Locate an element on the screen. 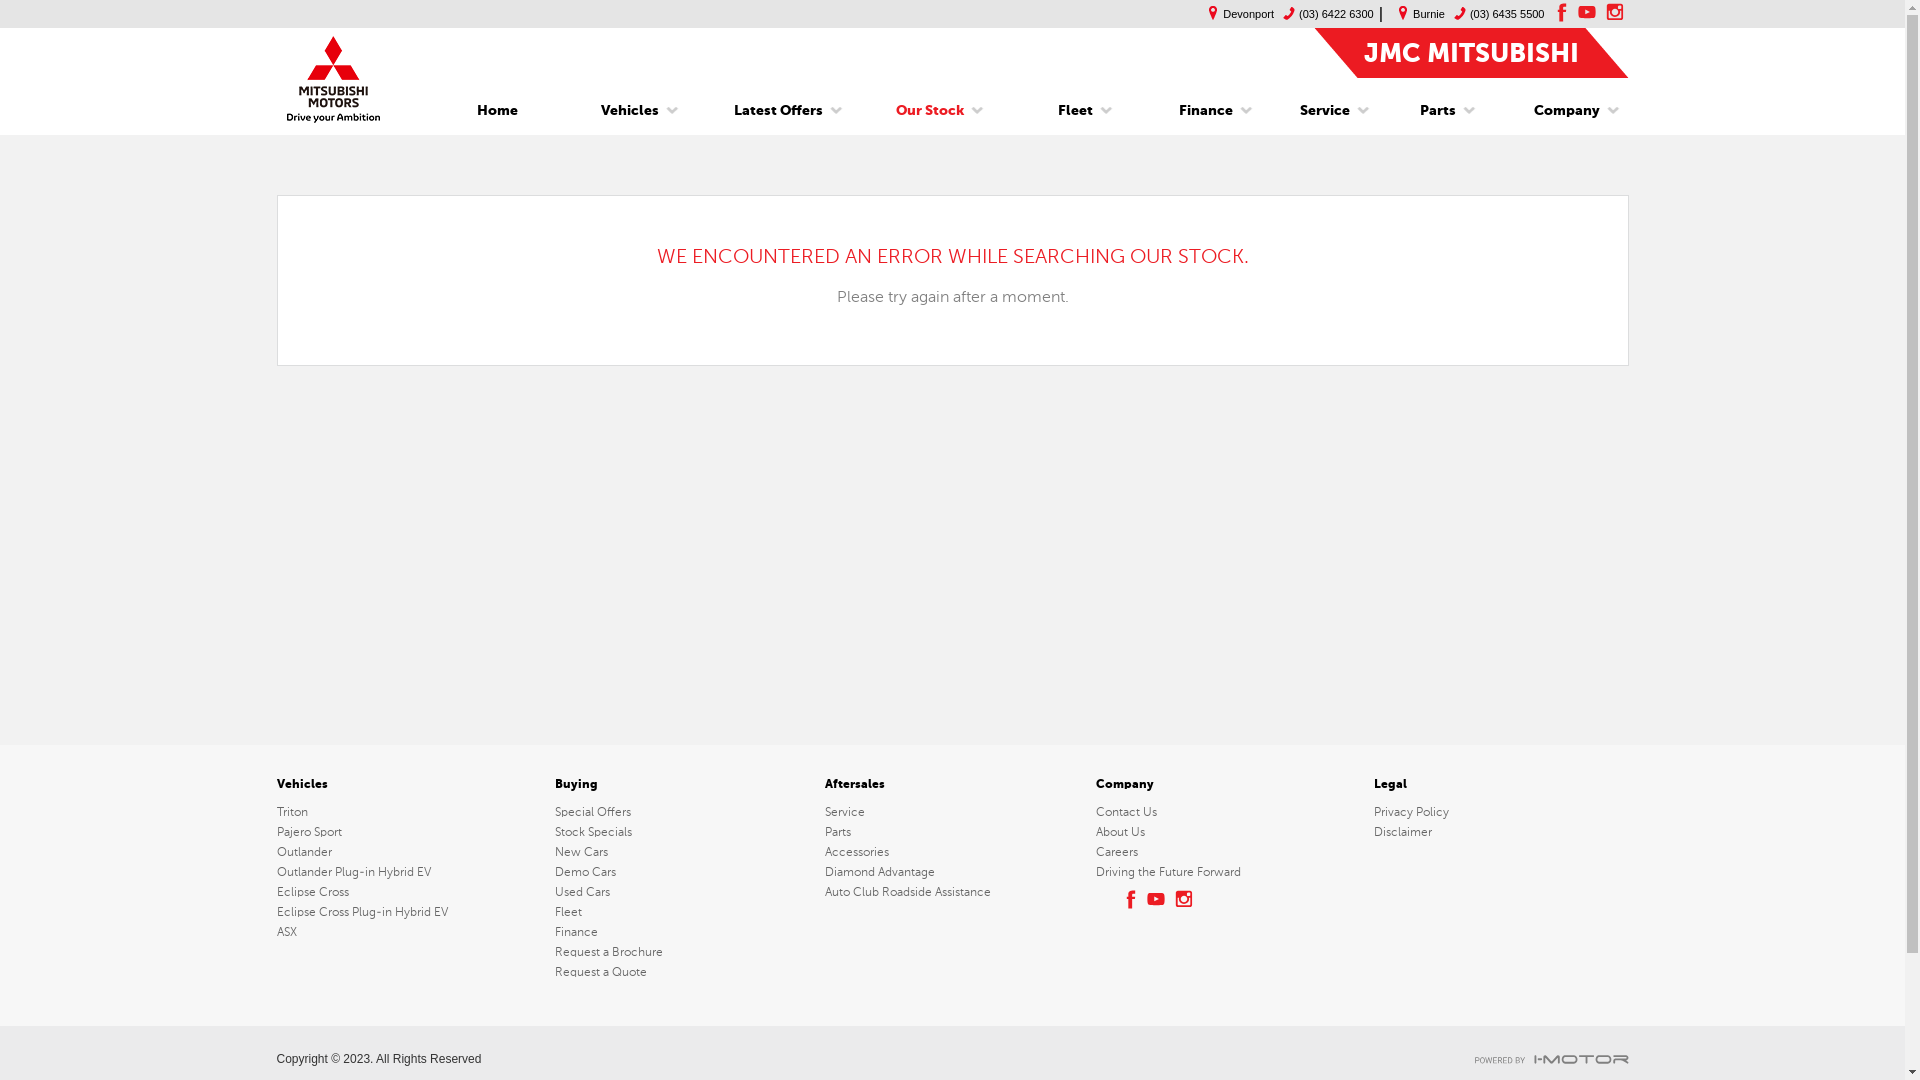 The image size is (1920, 1080). 'Latest Offers' is located at coordinates (719, 111).